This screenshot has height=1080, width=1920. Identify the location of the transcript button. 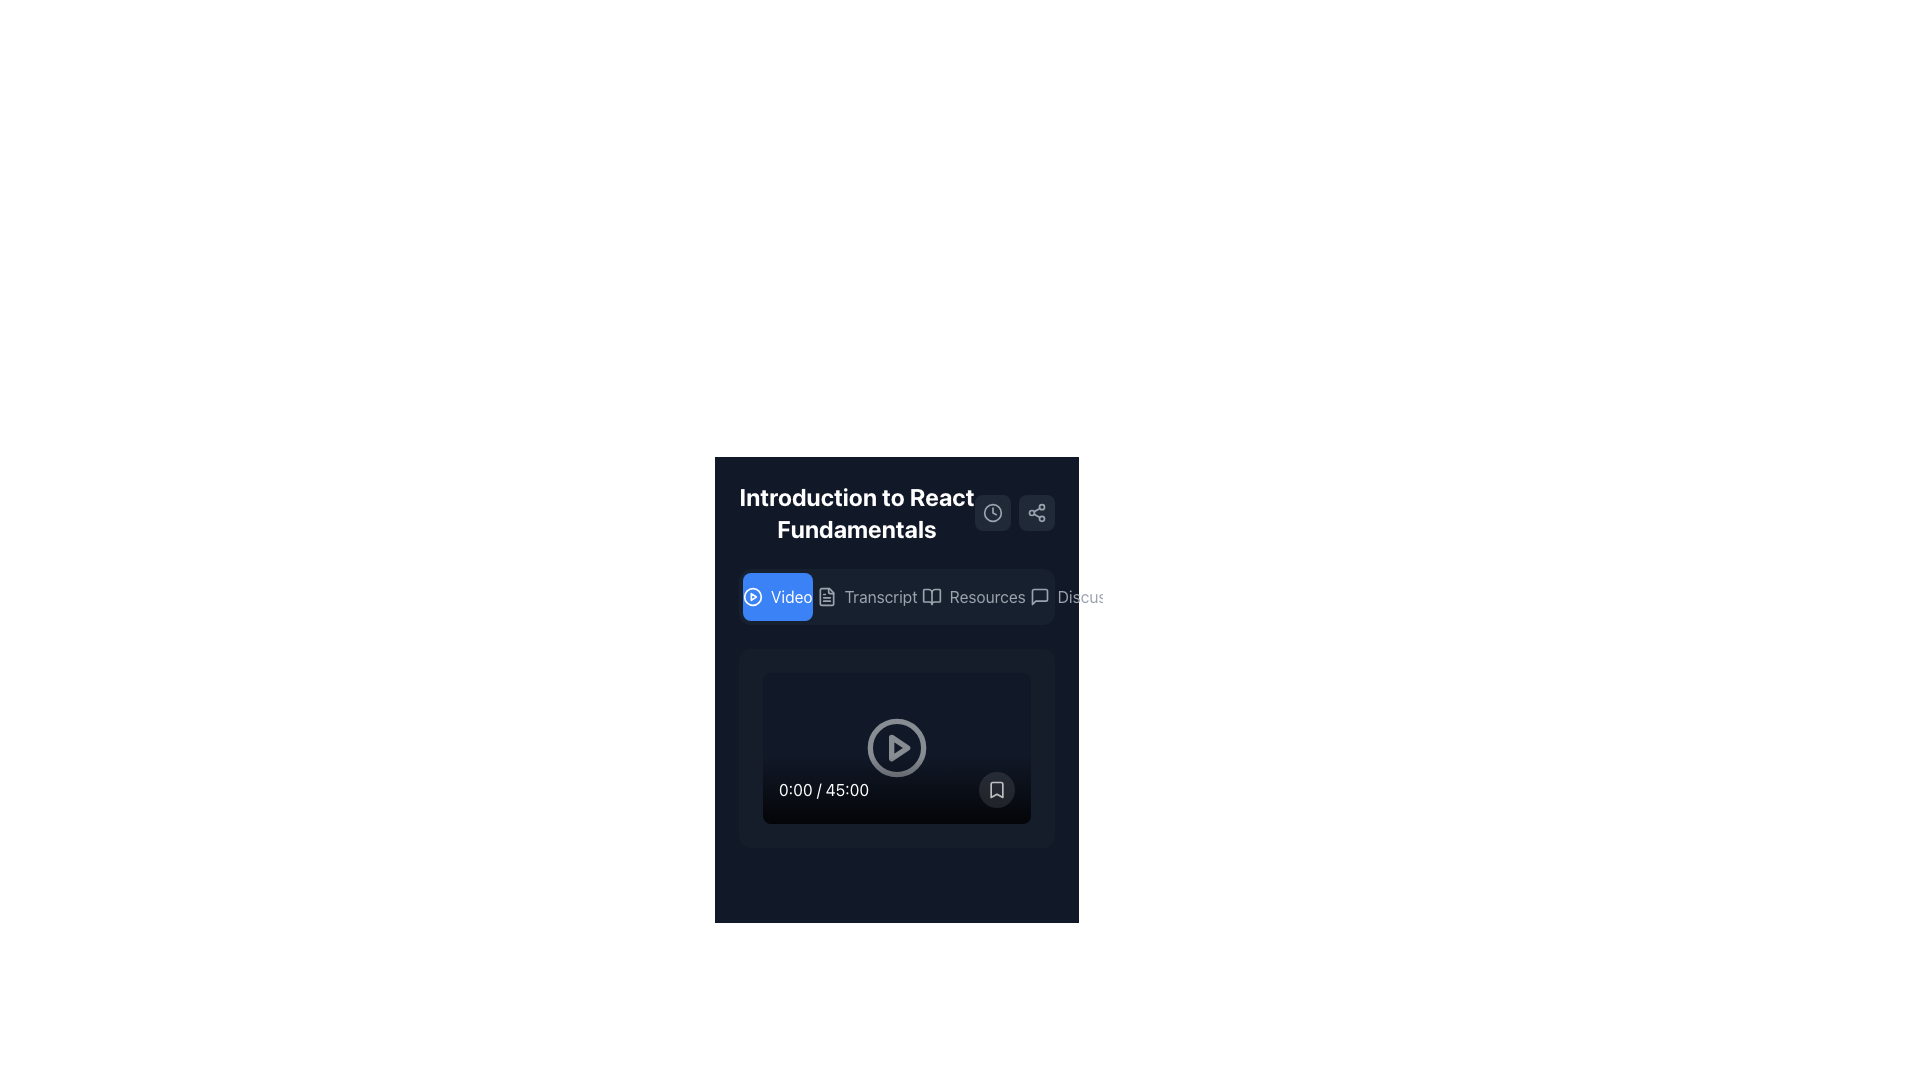
(867, 596).